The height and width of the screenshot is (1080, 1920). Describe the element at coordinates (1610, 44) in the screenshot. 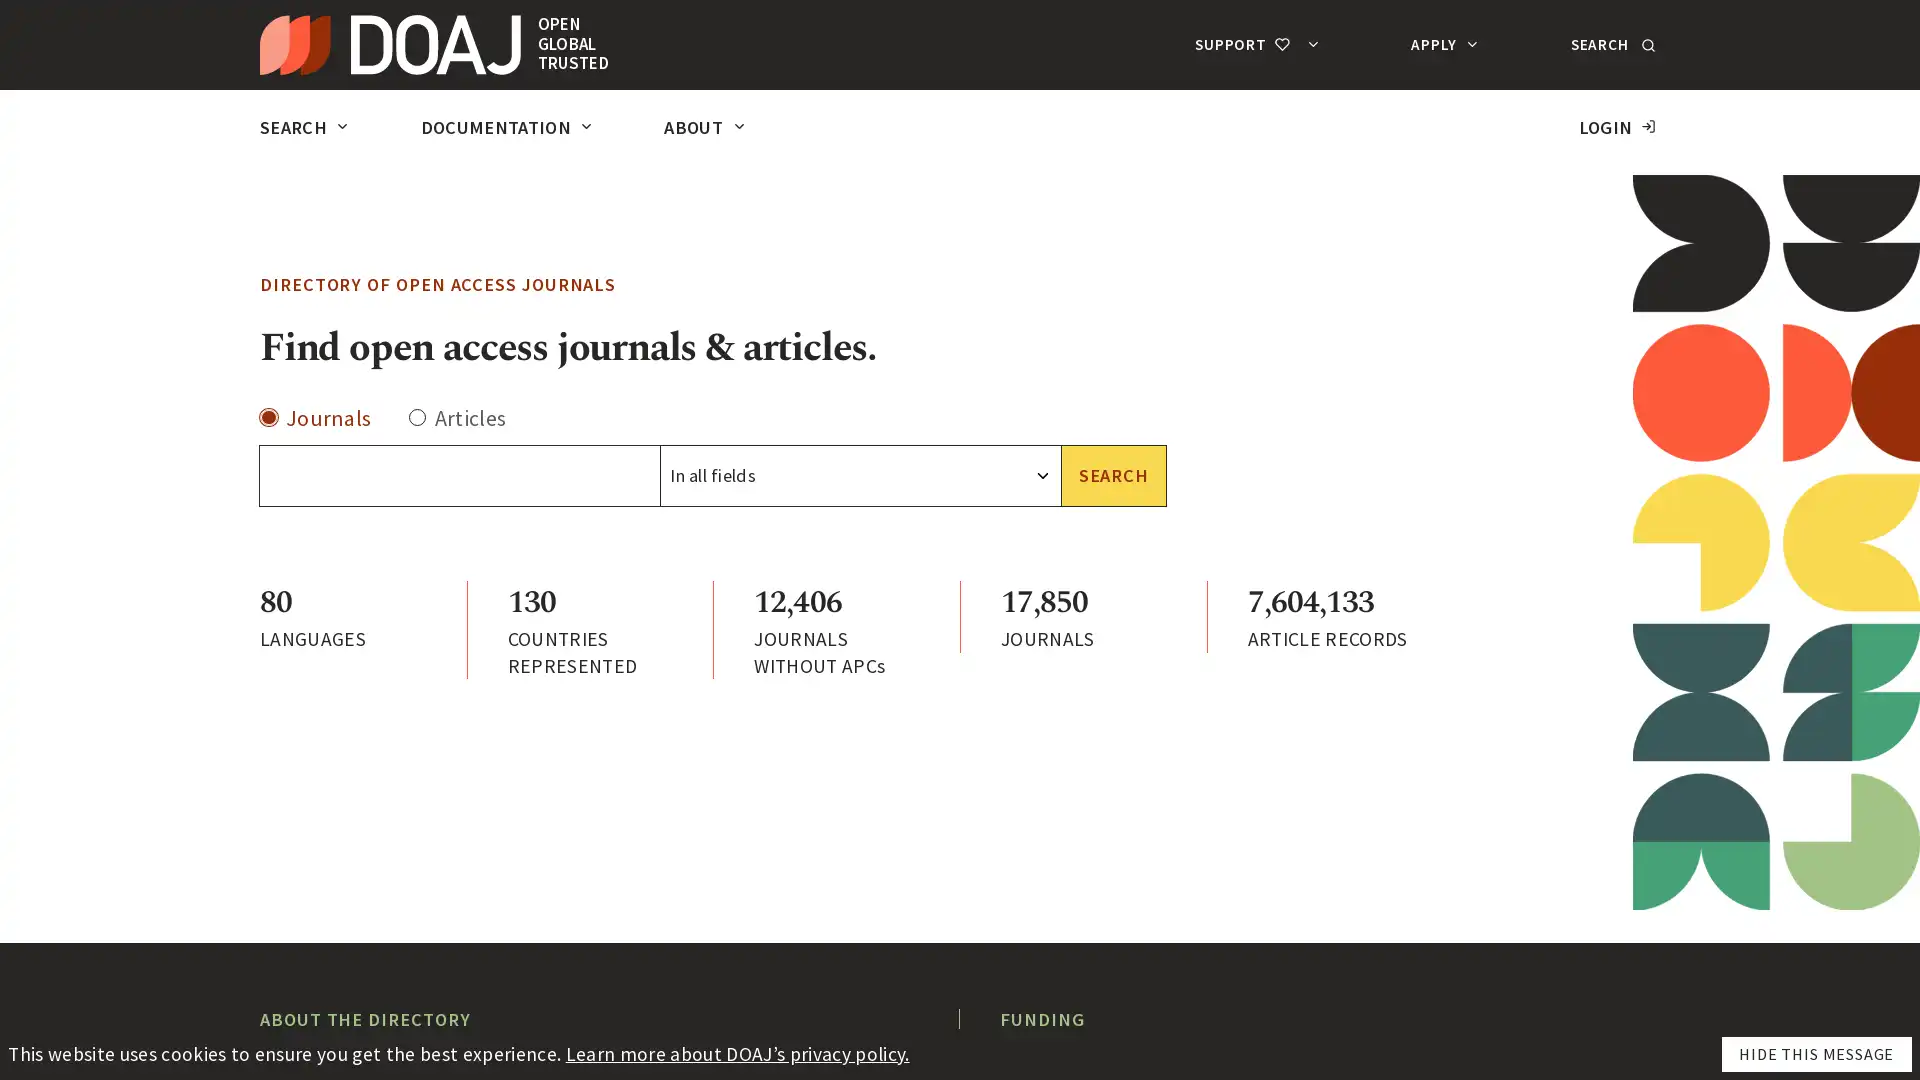

I see `SEARCH` at that location.